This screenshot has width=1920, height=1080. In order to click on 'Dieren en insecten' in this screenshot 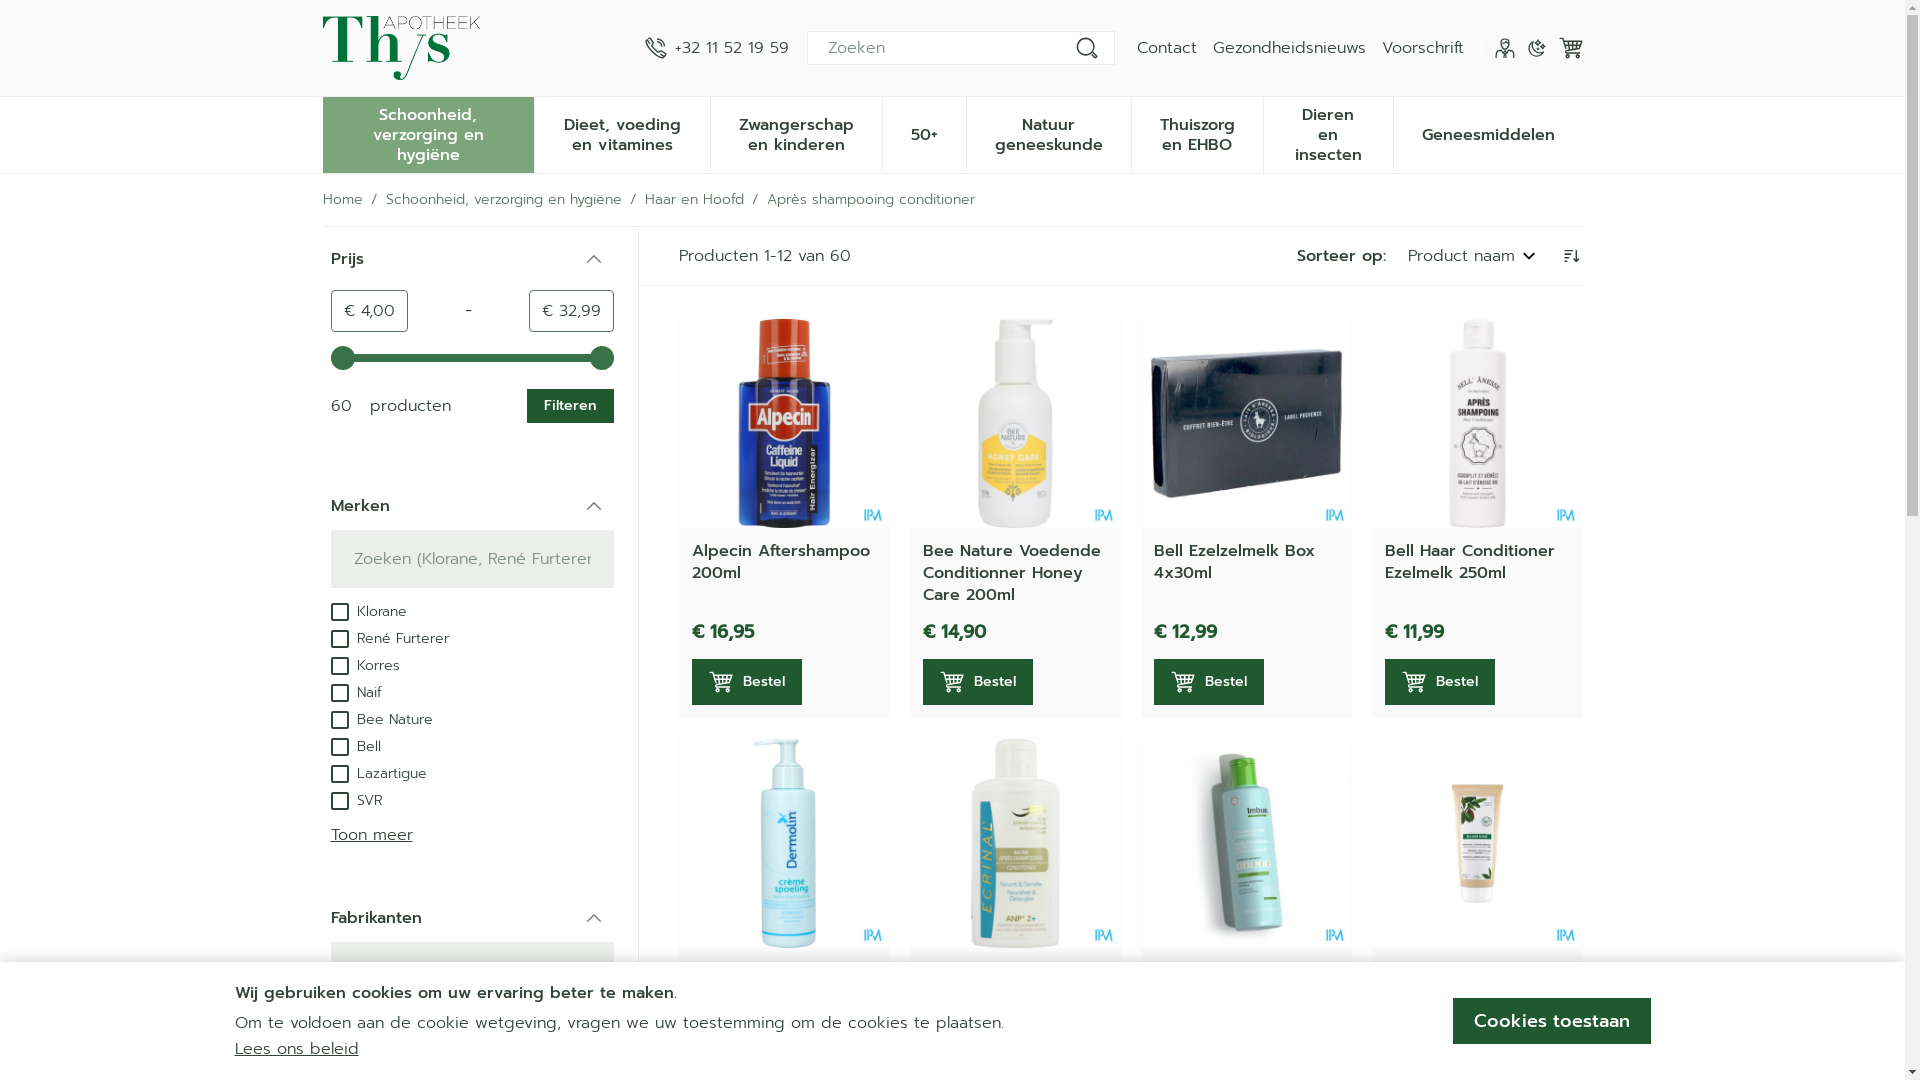, I will do `click(1262, 132)`.